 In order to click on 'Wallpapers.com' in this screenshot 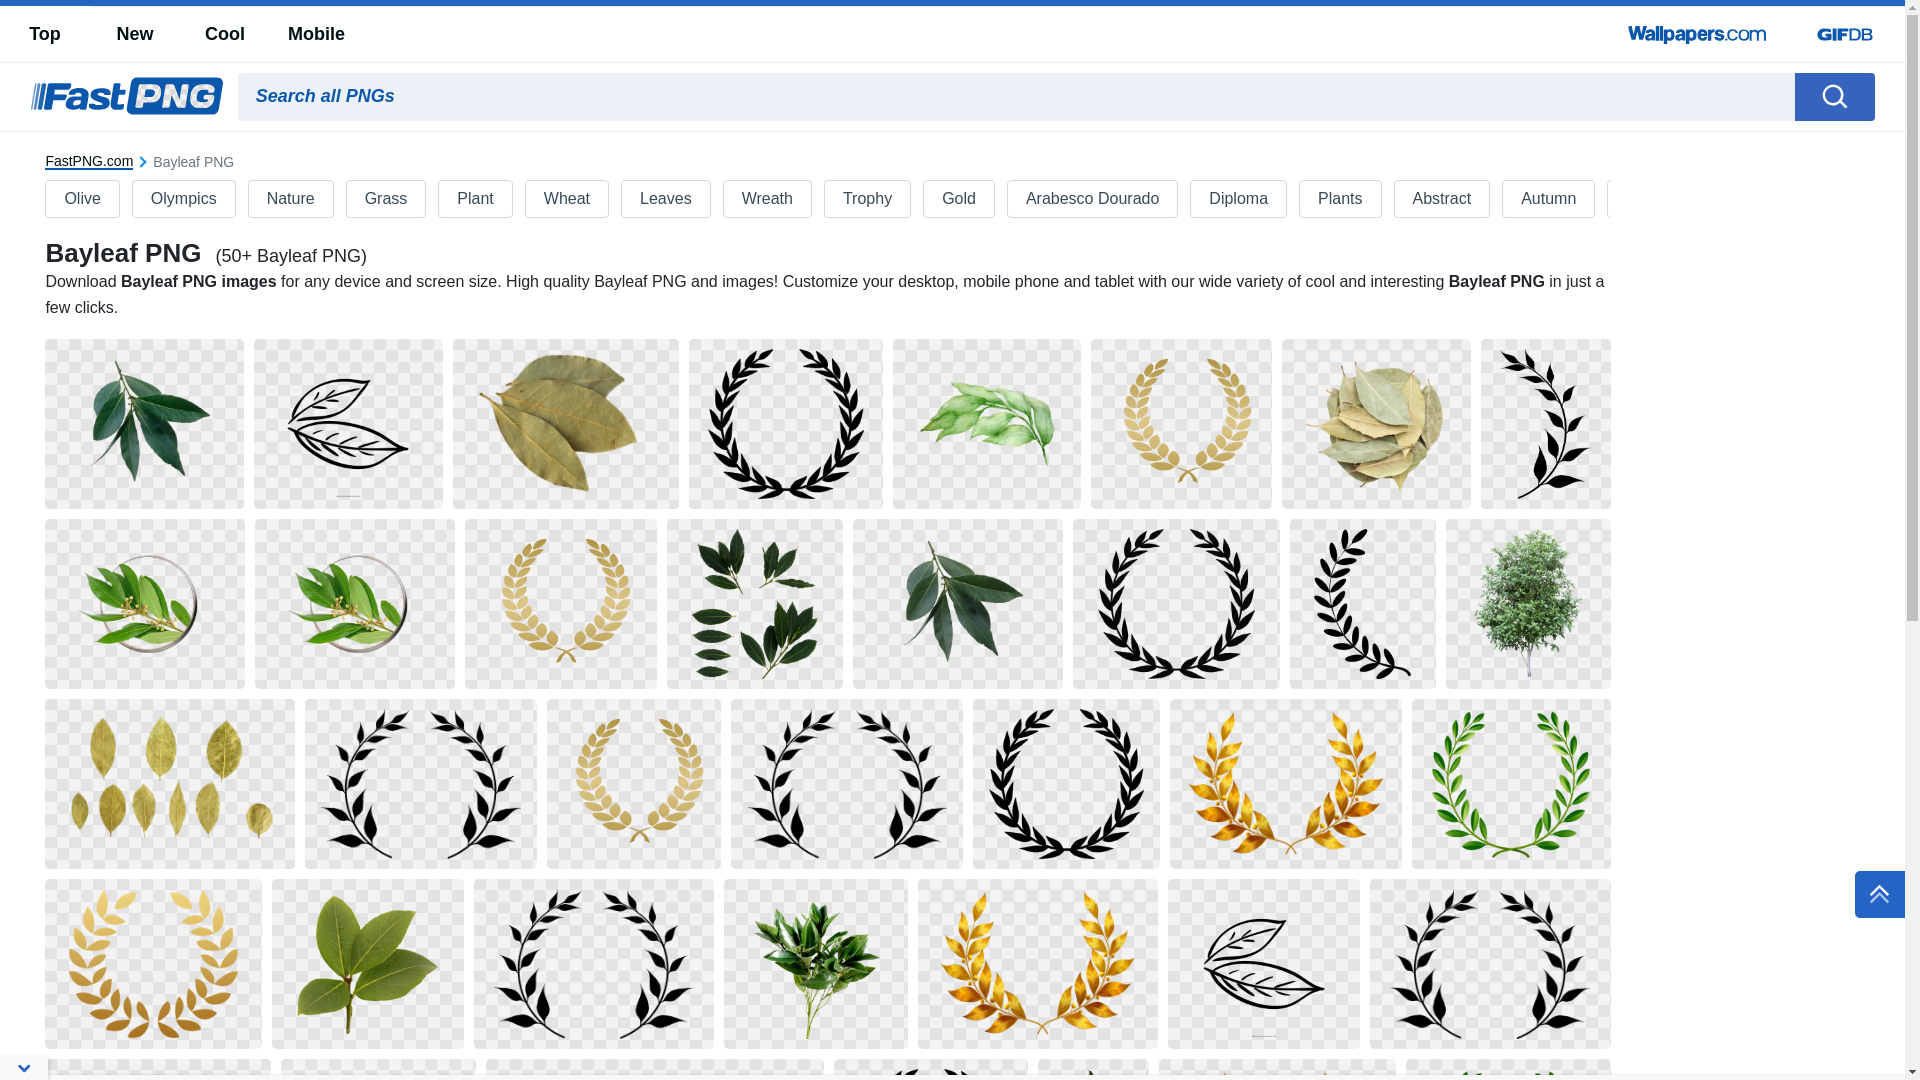, I will do `click(1697, 34)`.